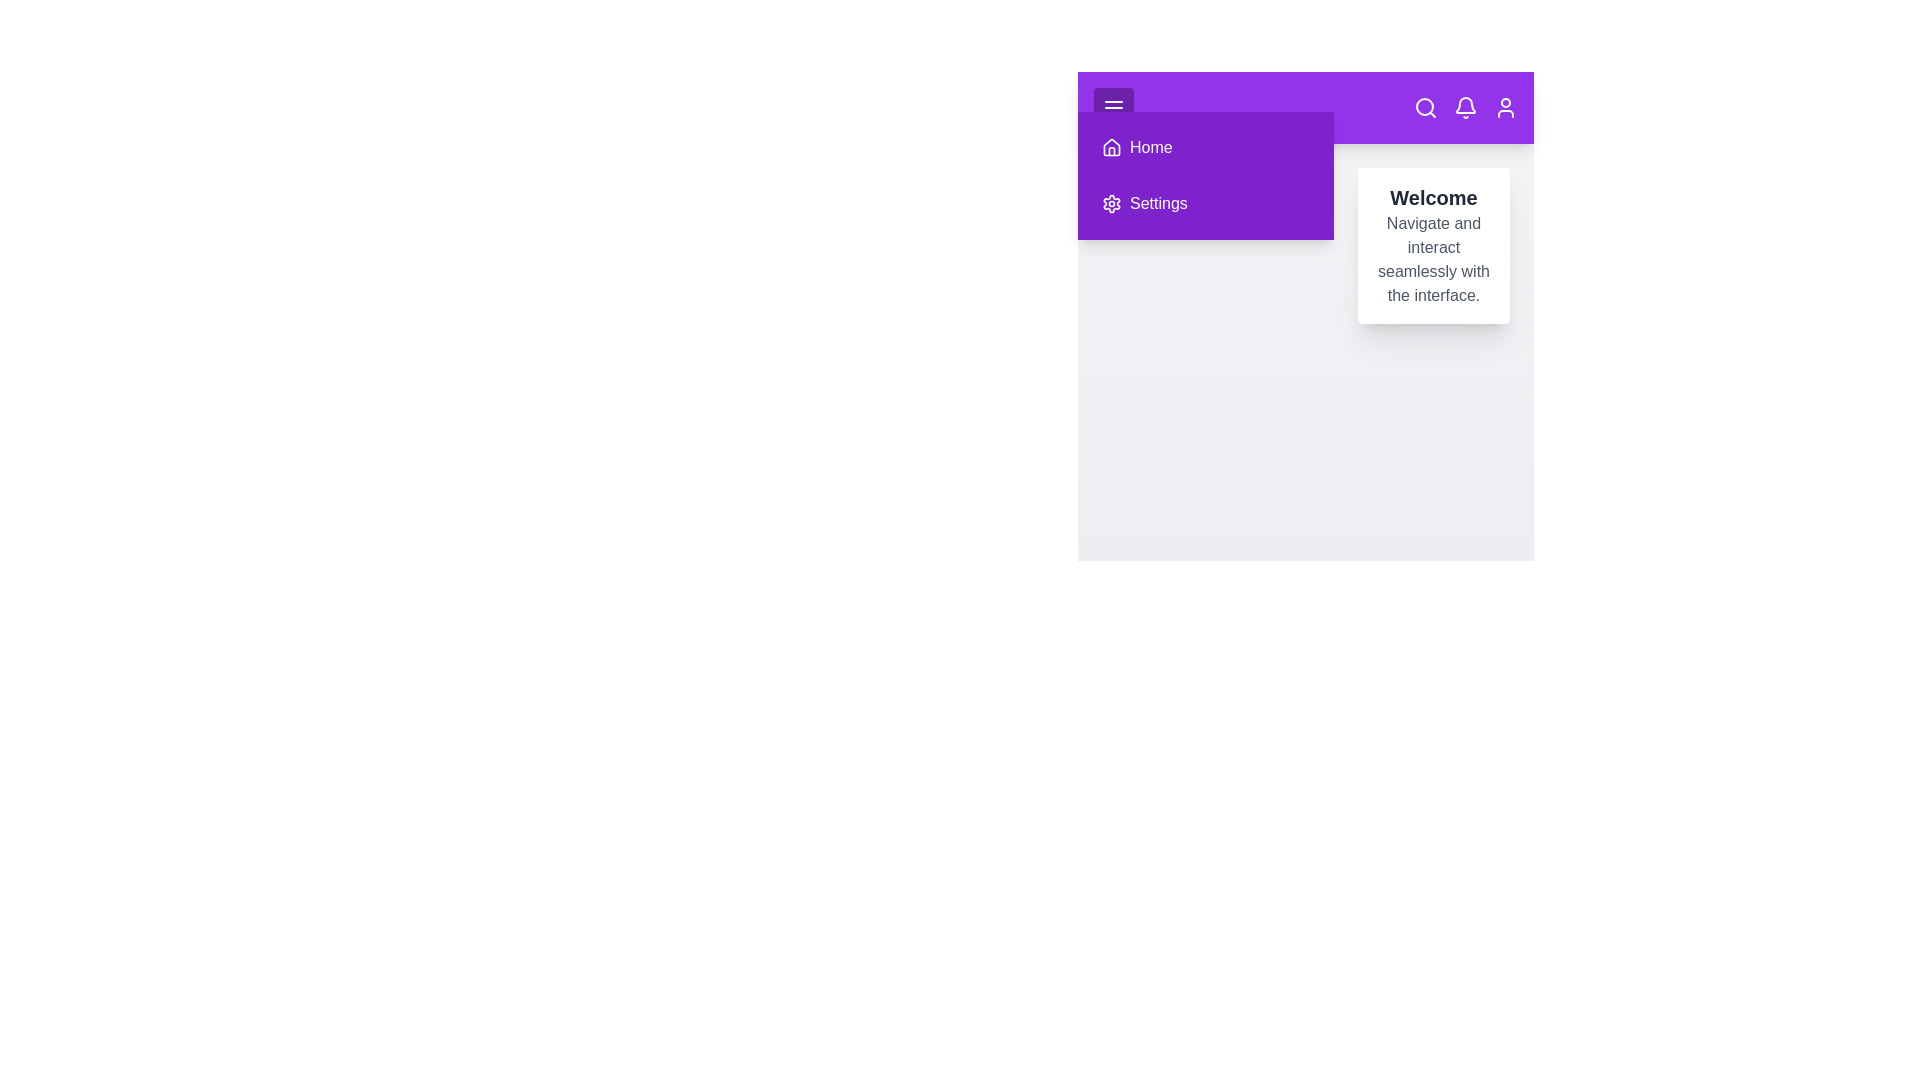  I want to click on the 'Settings' menu item, so click(1204, 204).